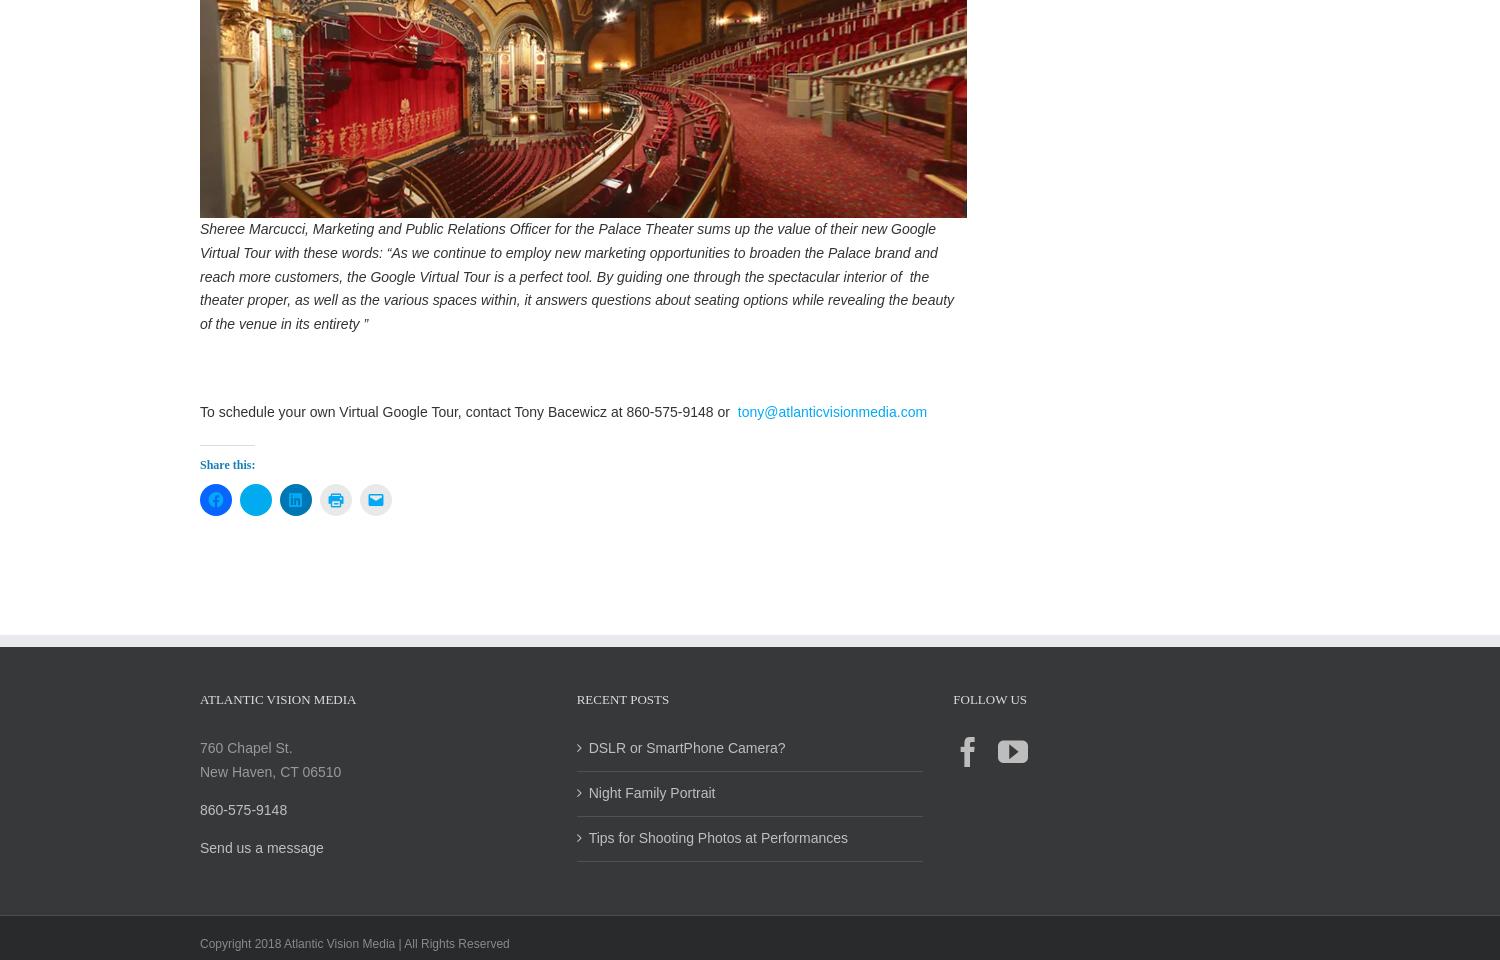  I want to click on 'tony@atlanticvisionmedia.com', so click(828, 432).